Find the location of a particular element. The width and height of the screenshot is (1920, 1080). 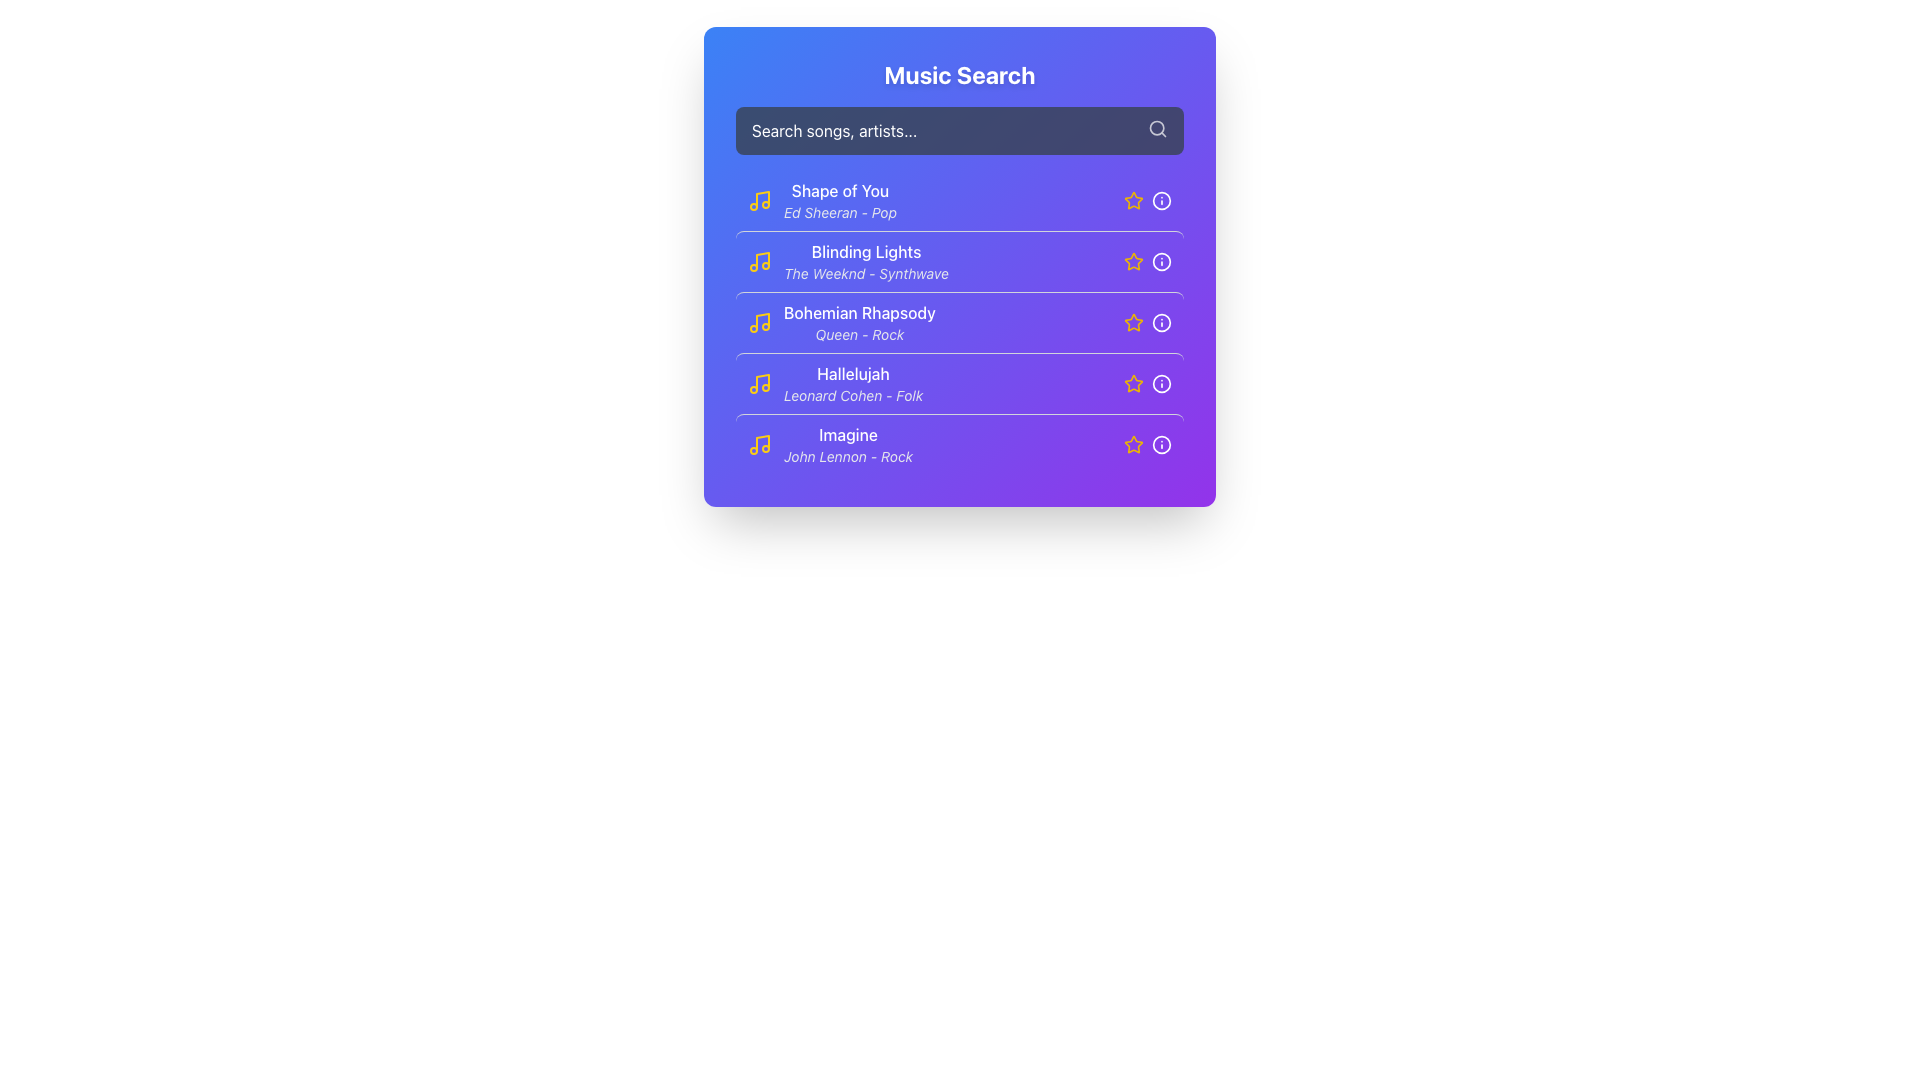

the text label displaying 'Shape of You' by Ed Sheeran, located to the right of a yellow music note icon is located at coordinates (840, 200).